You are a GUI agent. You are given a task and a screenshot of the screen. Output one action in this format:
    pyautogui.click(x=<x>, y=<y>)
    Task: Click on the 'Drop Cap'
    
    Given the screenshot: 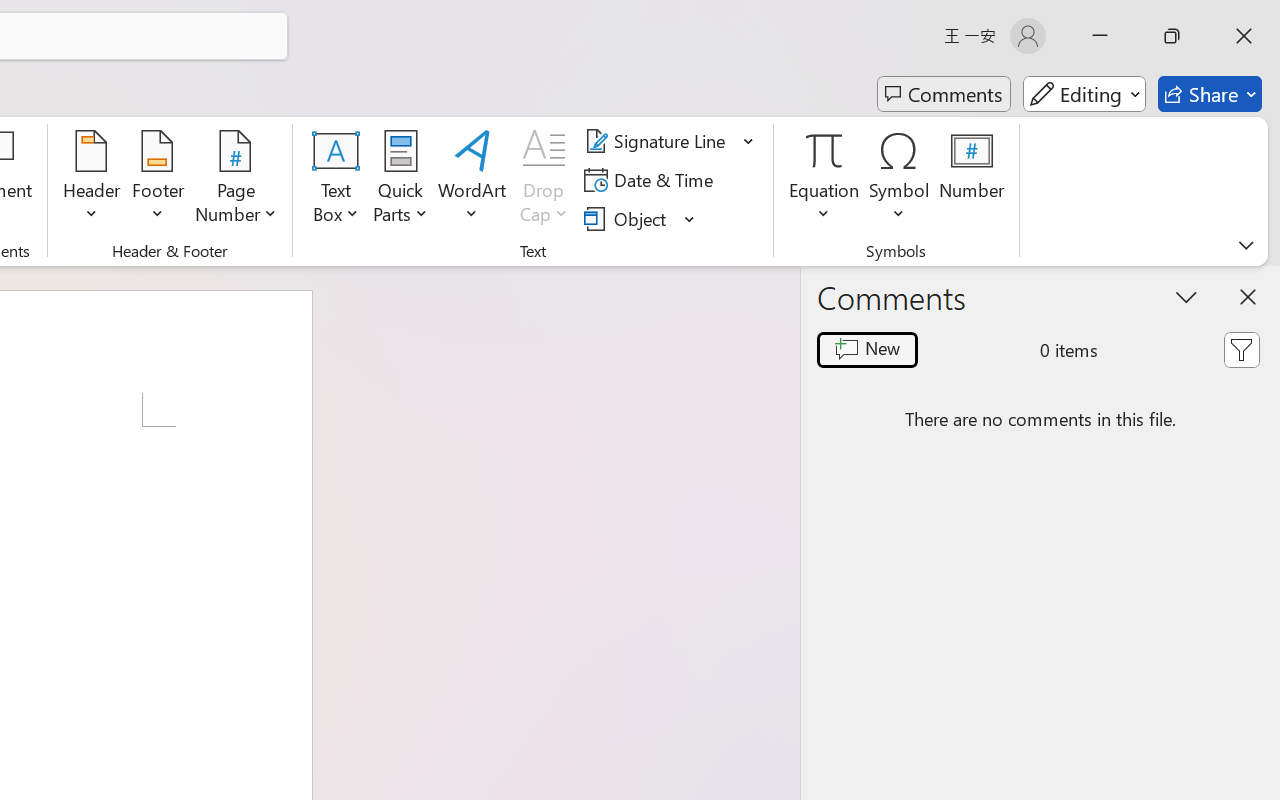 What is the action you would take?
    pyautogui.click(x=544, y=179)
    